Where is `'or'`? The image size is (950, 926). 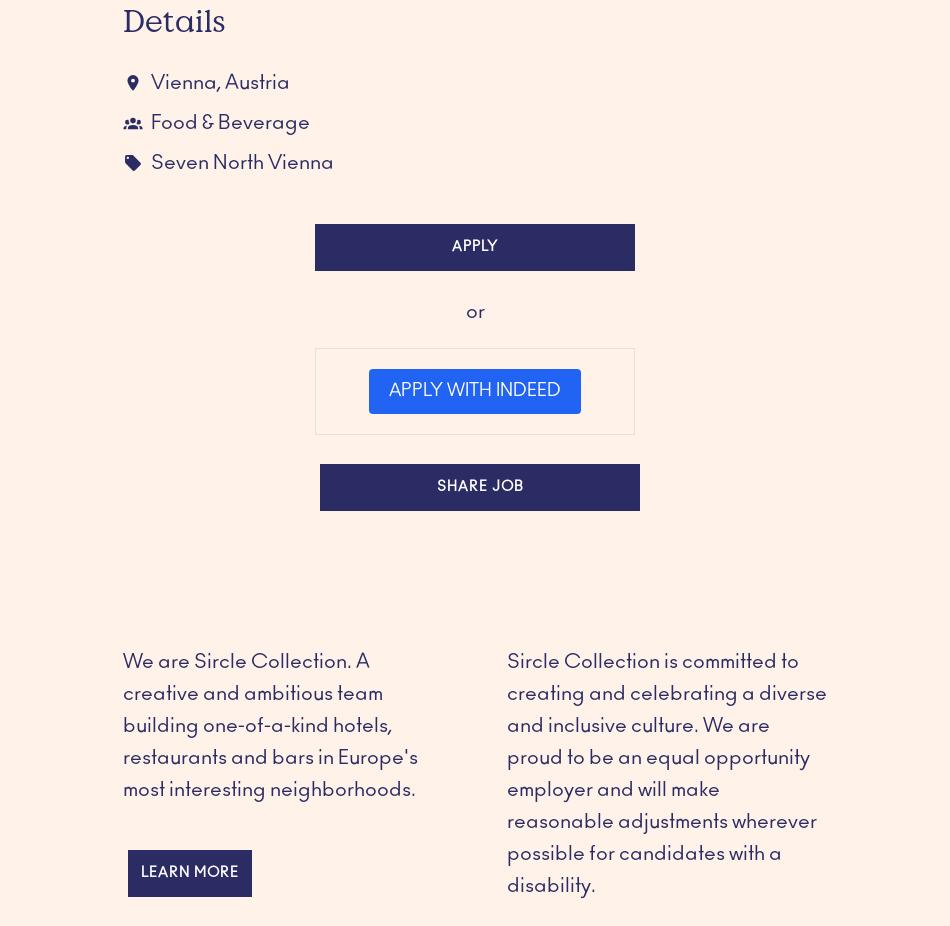 'or' is located at coordinates (473, 311).